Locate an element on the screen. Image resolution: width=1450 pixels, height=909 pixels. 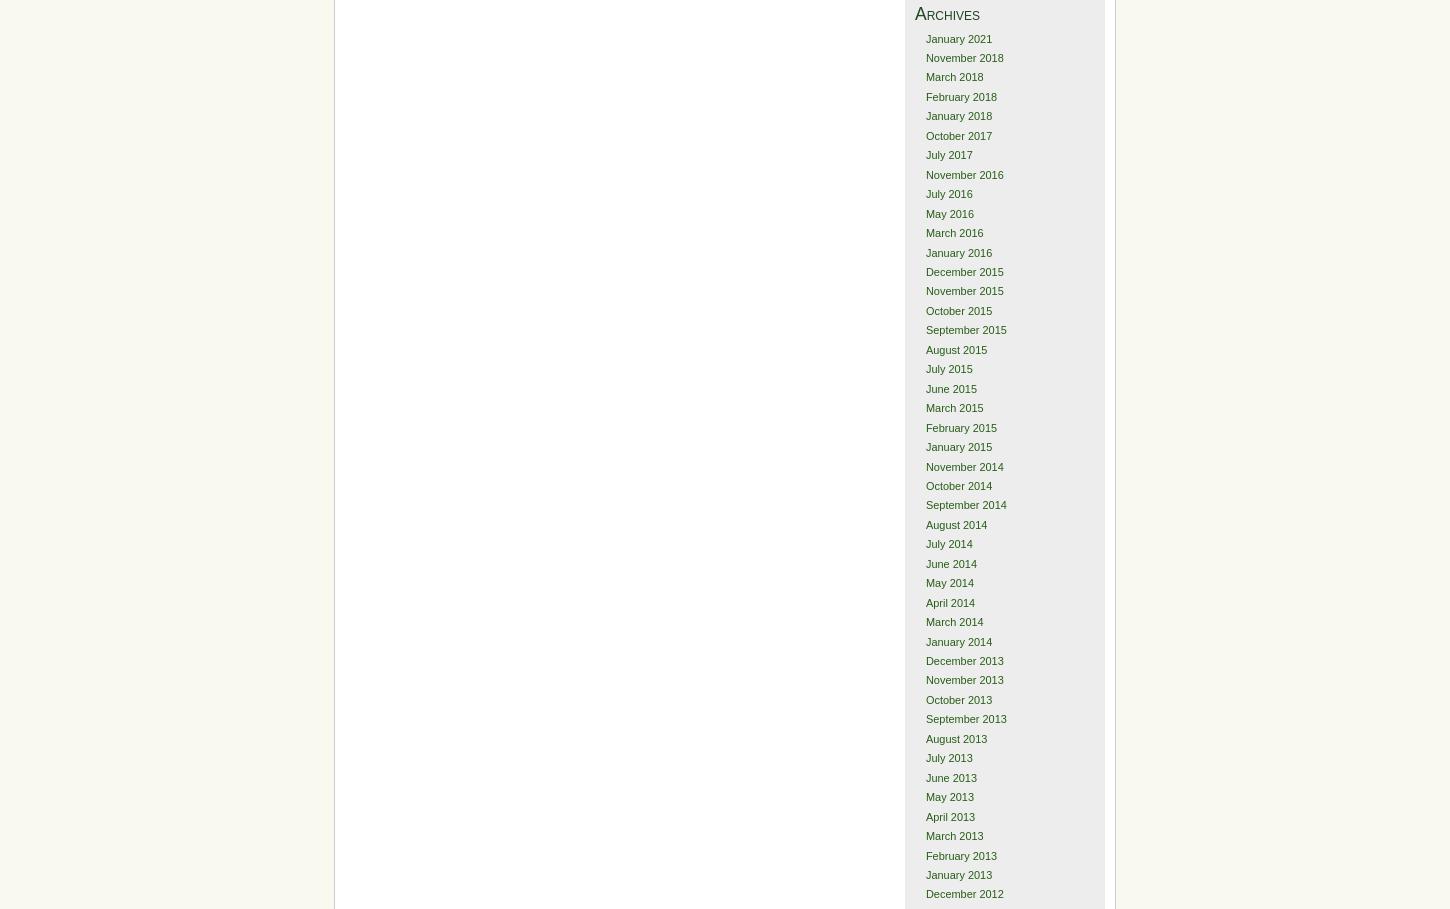
'March 2015' is located at coordinates (952, 407).